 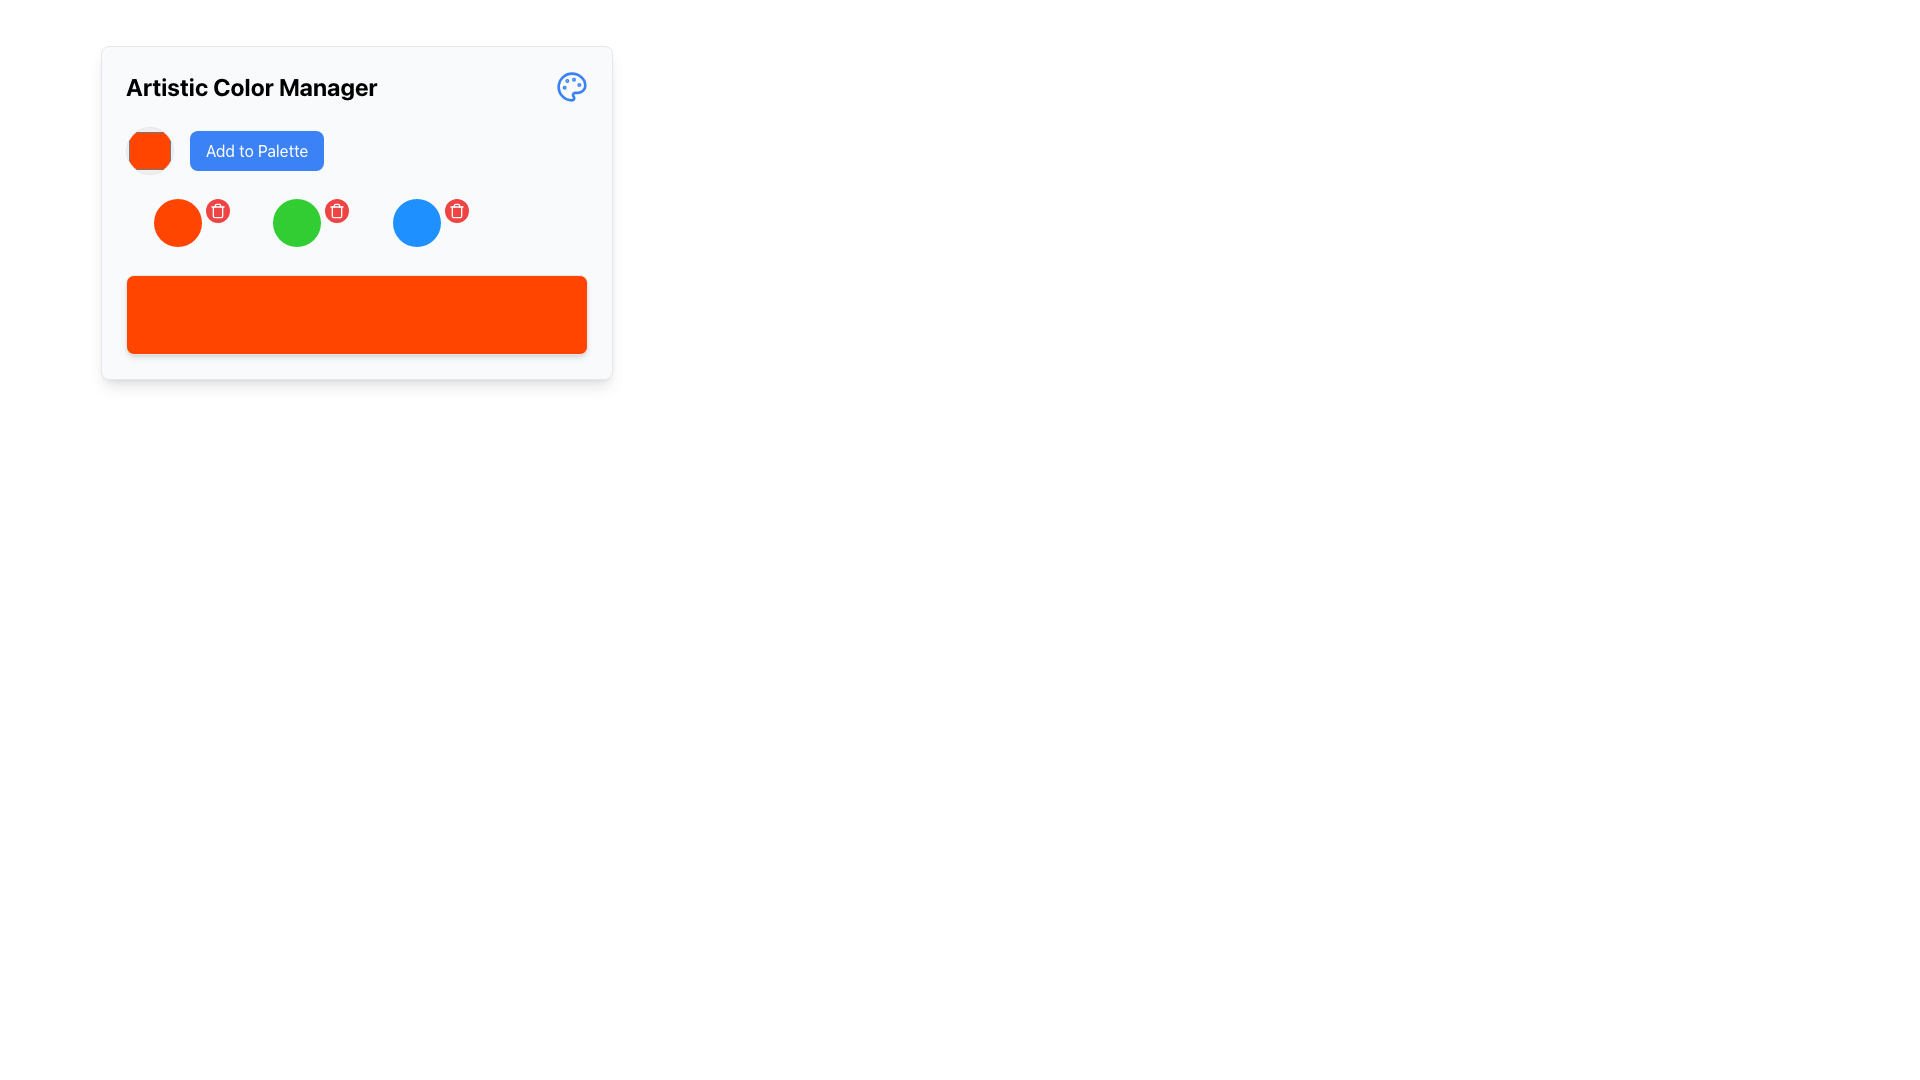 What do you see at coordinates (455, 211) in the screenshot?
I see `the deletion button associated with the blue color circle` at bounding box center [455, 211].